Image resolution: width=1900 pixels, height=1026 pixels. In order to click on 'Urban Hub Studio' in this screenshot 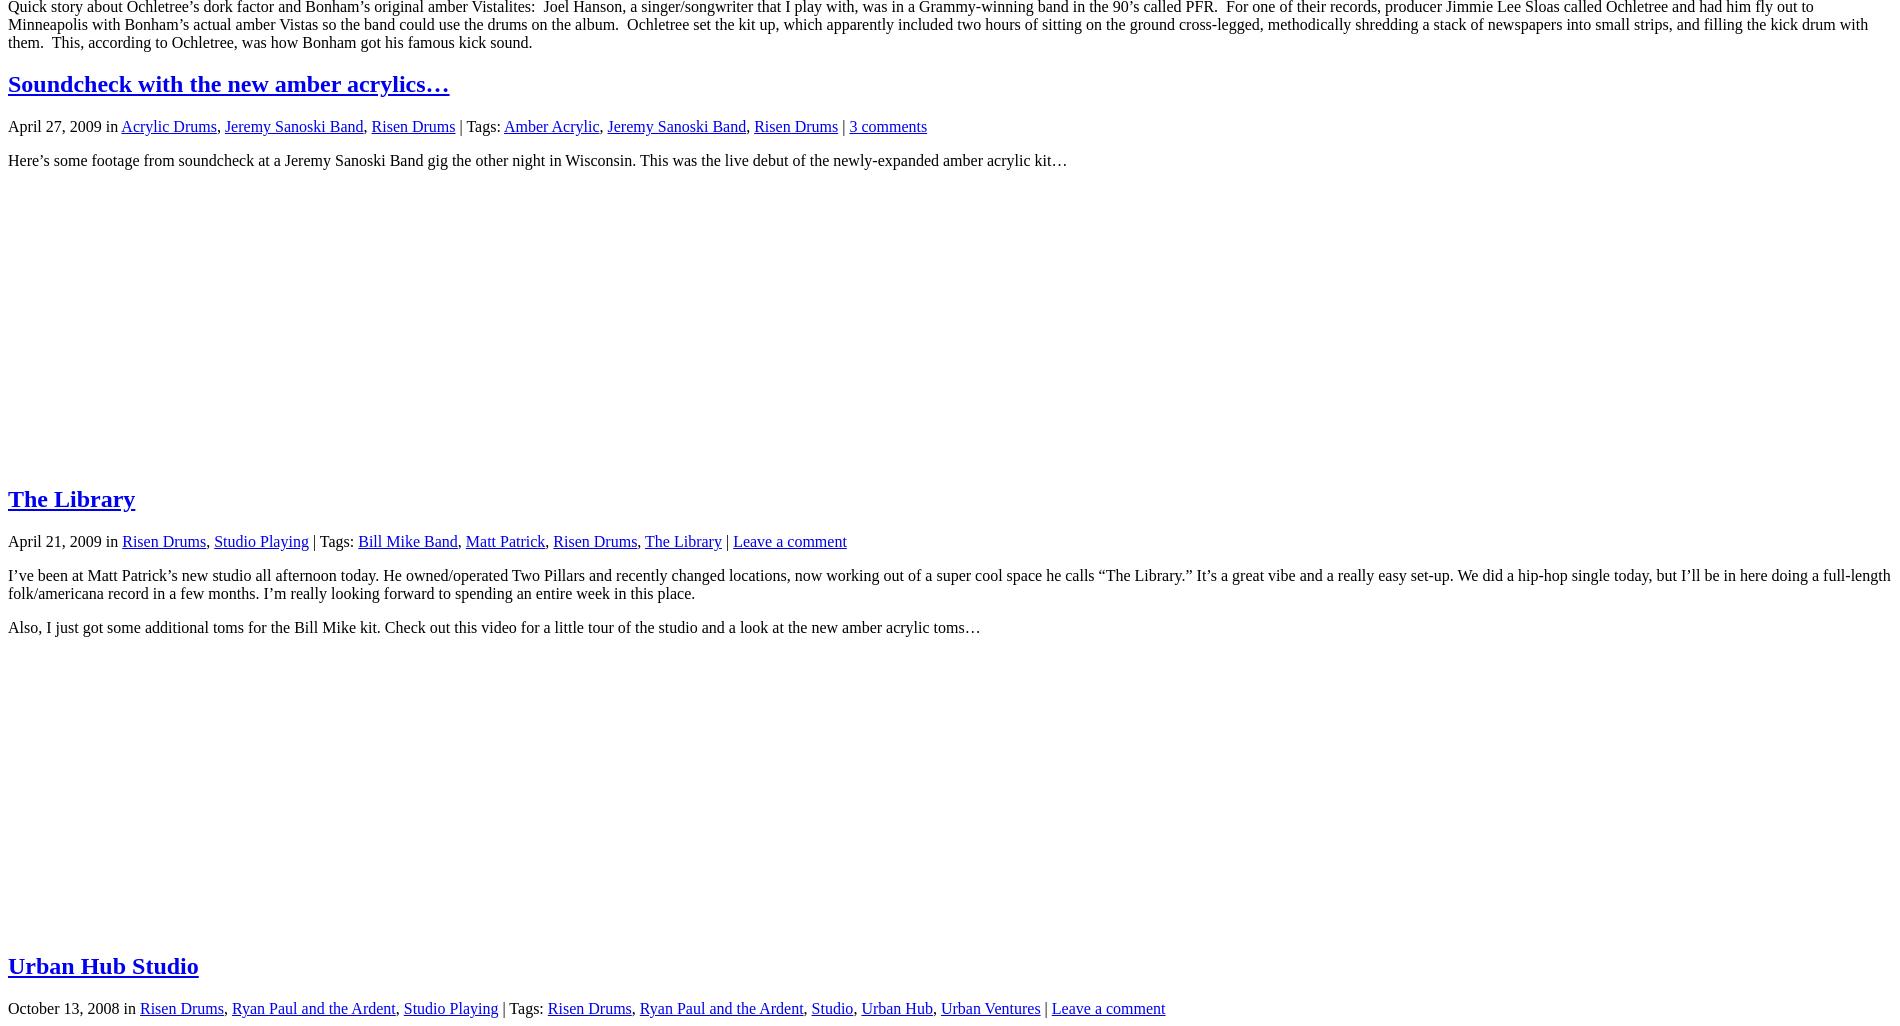, I will do `click(102, 965)`.